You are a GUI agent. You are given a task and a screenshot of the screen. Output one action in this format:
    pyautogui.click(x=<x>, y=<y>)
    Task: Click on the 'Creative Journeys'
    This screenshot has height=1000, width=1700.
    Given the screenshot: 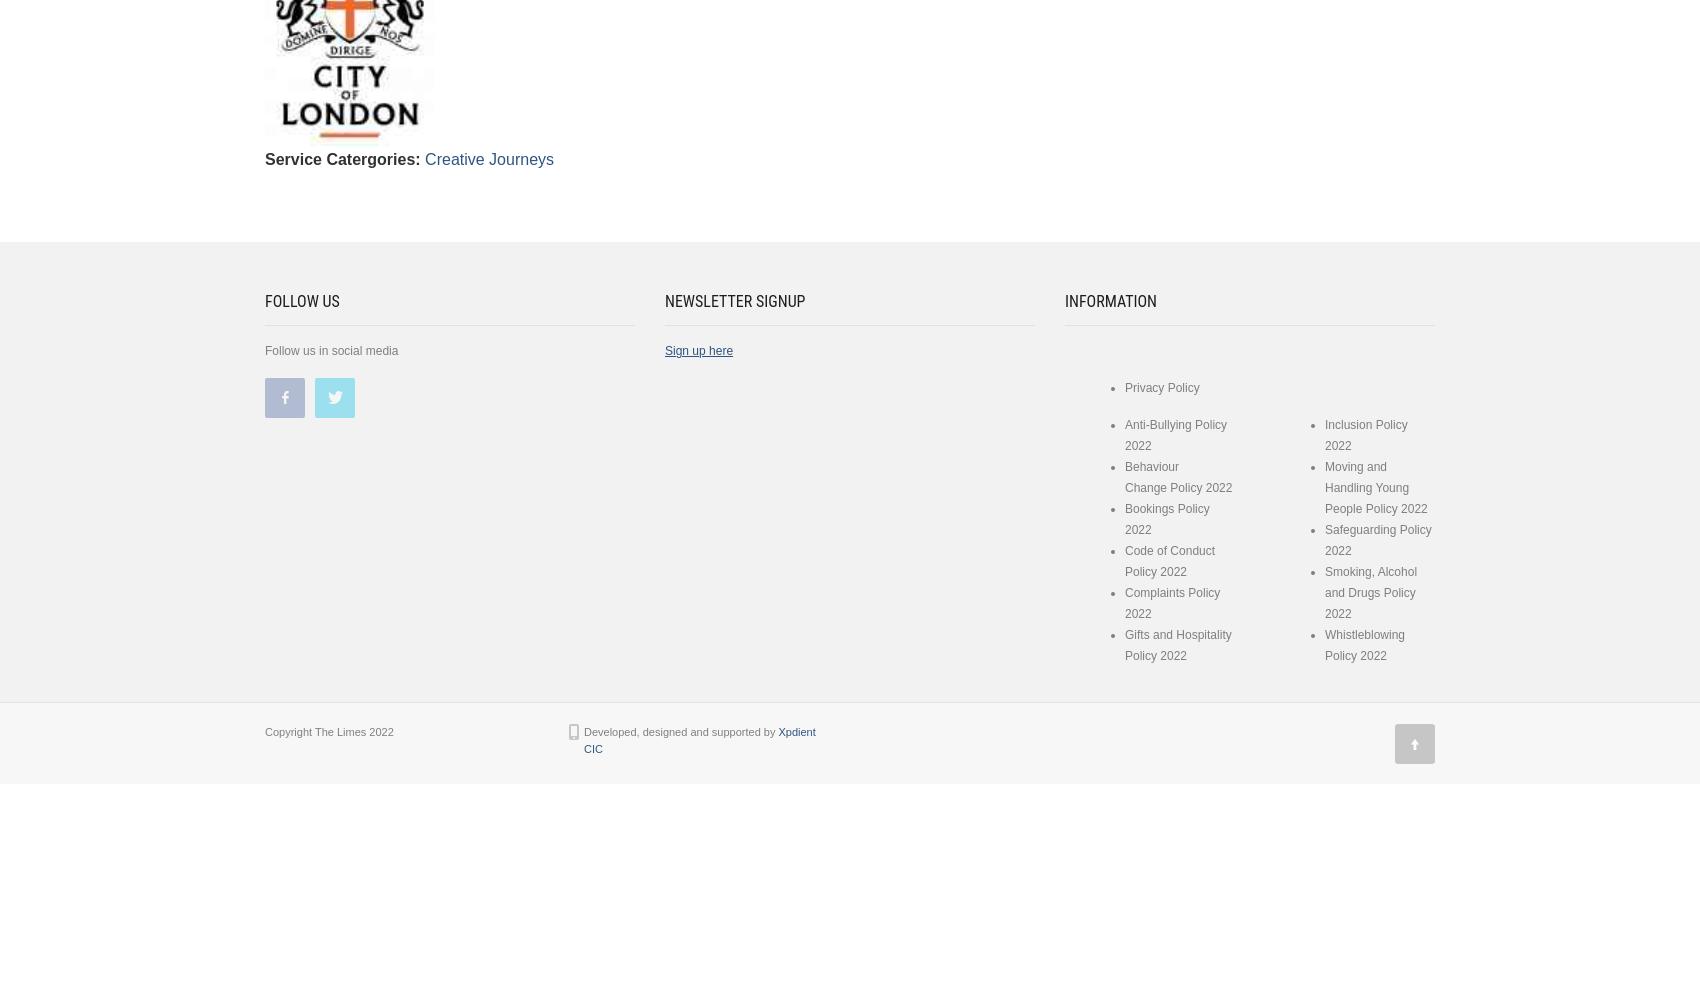 What is the action you would take?
    pyautogui.click(x=489, y=158)
    